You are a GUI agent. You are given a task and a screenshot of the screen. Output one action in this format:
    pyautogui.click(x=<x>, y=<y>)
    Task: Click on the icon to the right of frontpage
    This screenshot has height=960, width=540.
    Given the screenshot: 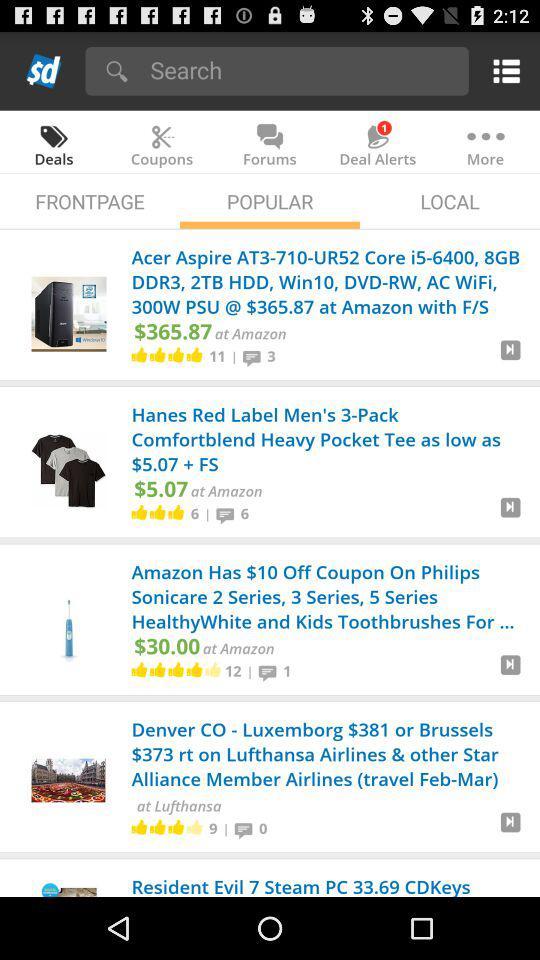 What is the action you would take?
    pyautogui.click(x=270, y=201)
    